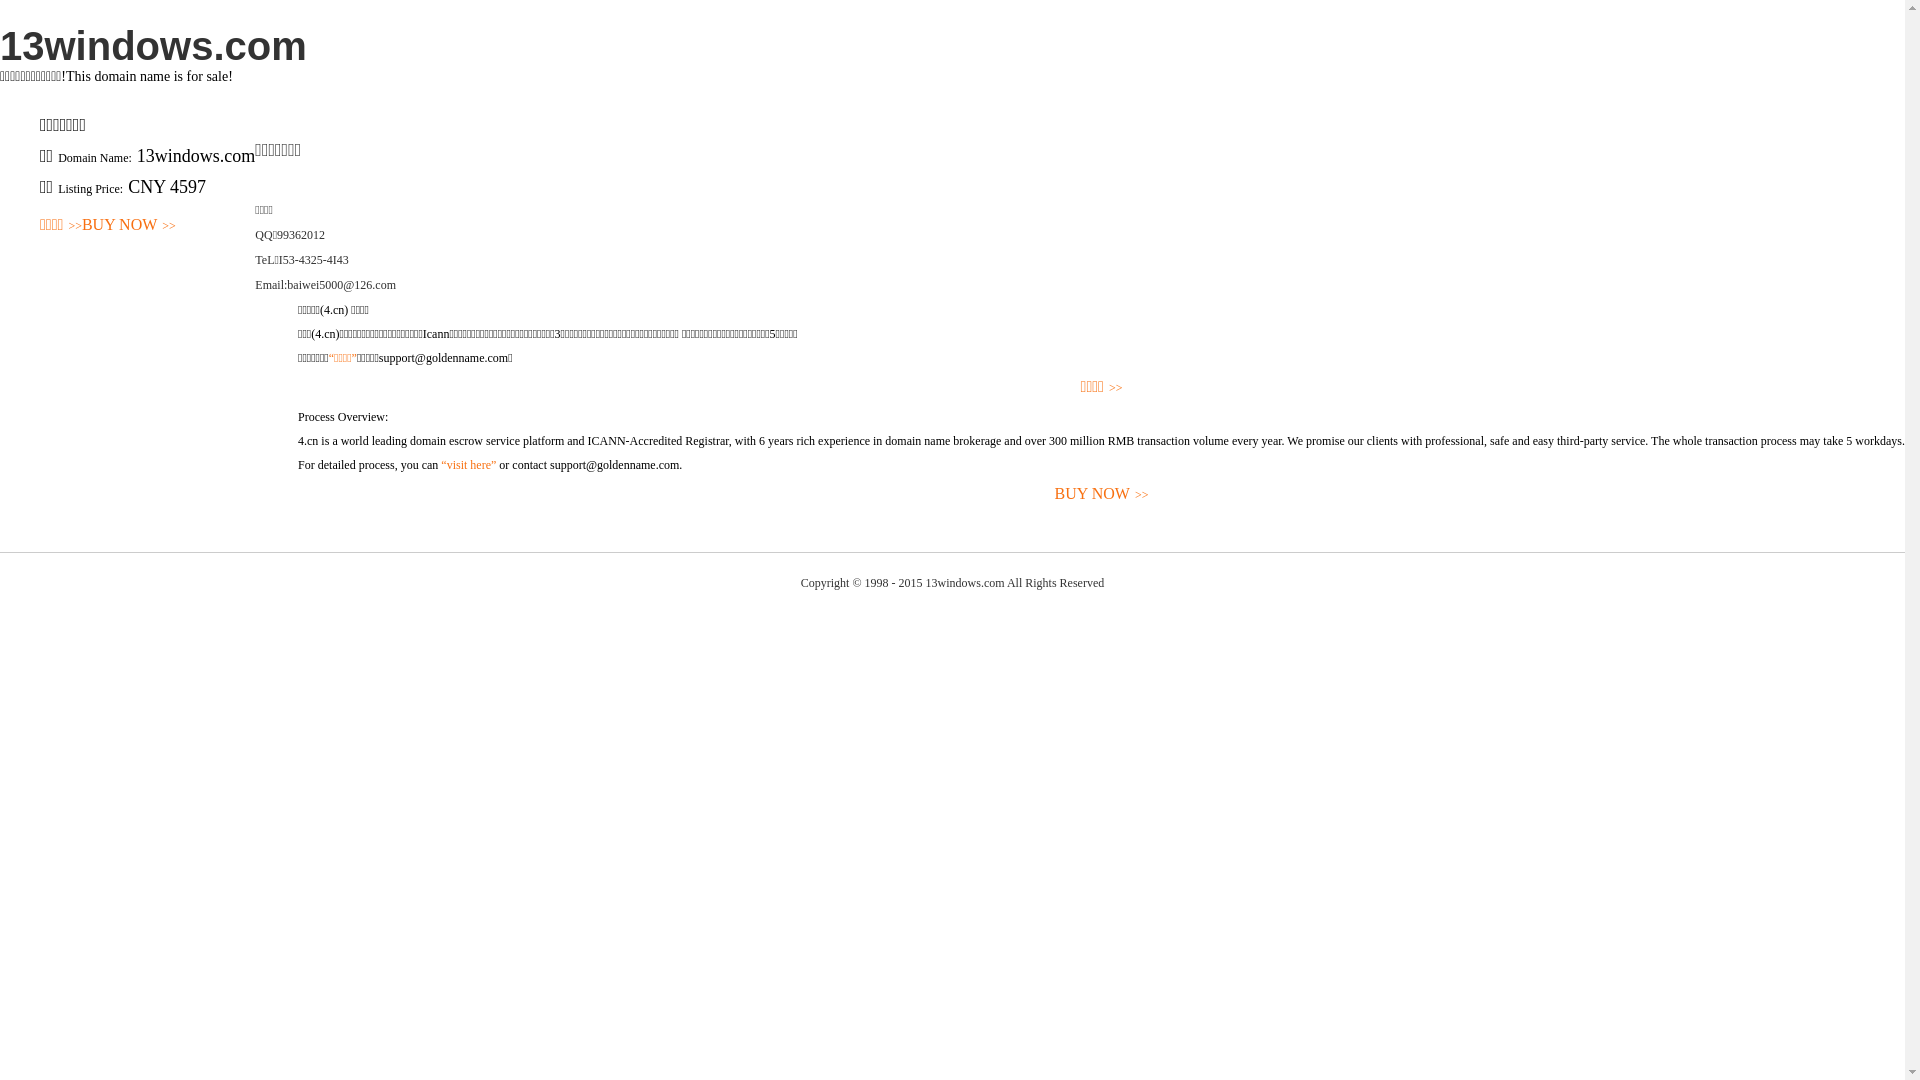  What do you see at coordinates (128, 225) in the screenshot?
I see `'BUY NOW>>'` at bounding box center [128, 225].